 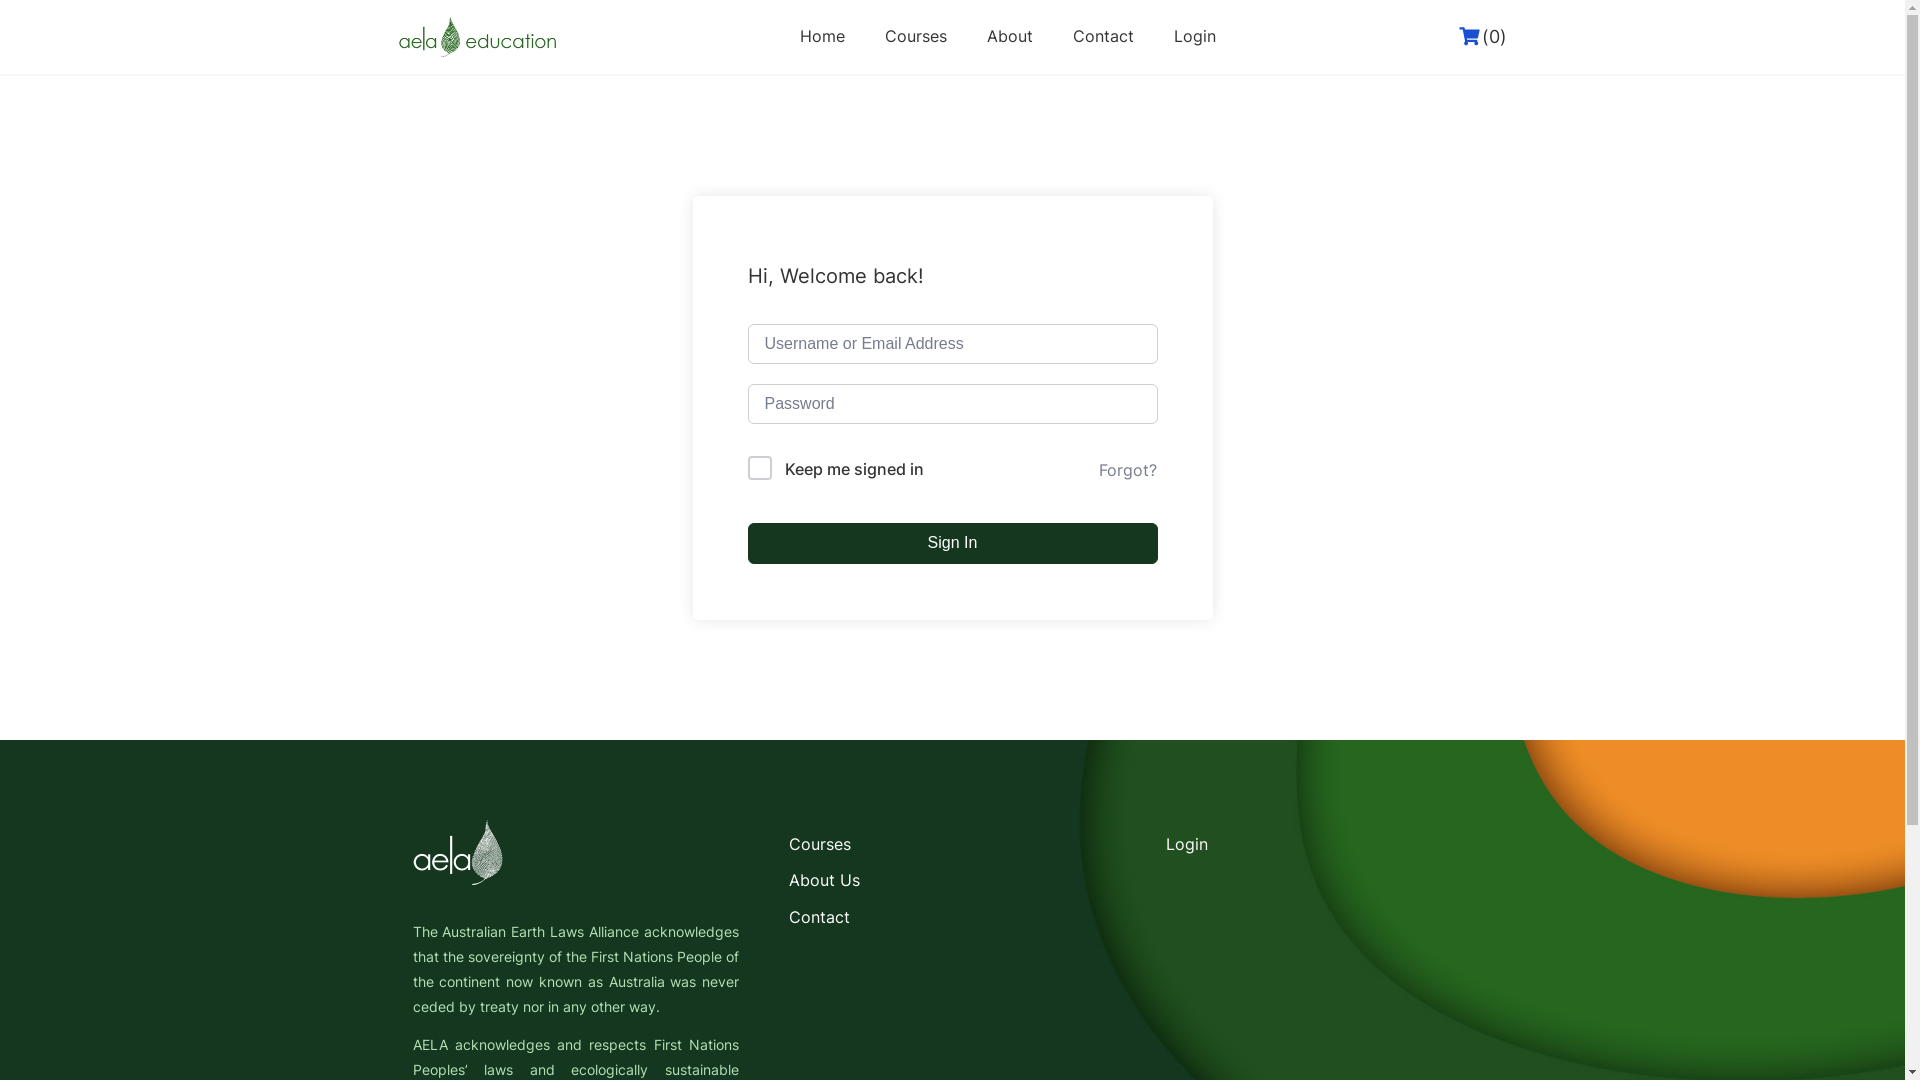 I want to click on 'Login', so click(x=1186, y=844).